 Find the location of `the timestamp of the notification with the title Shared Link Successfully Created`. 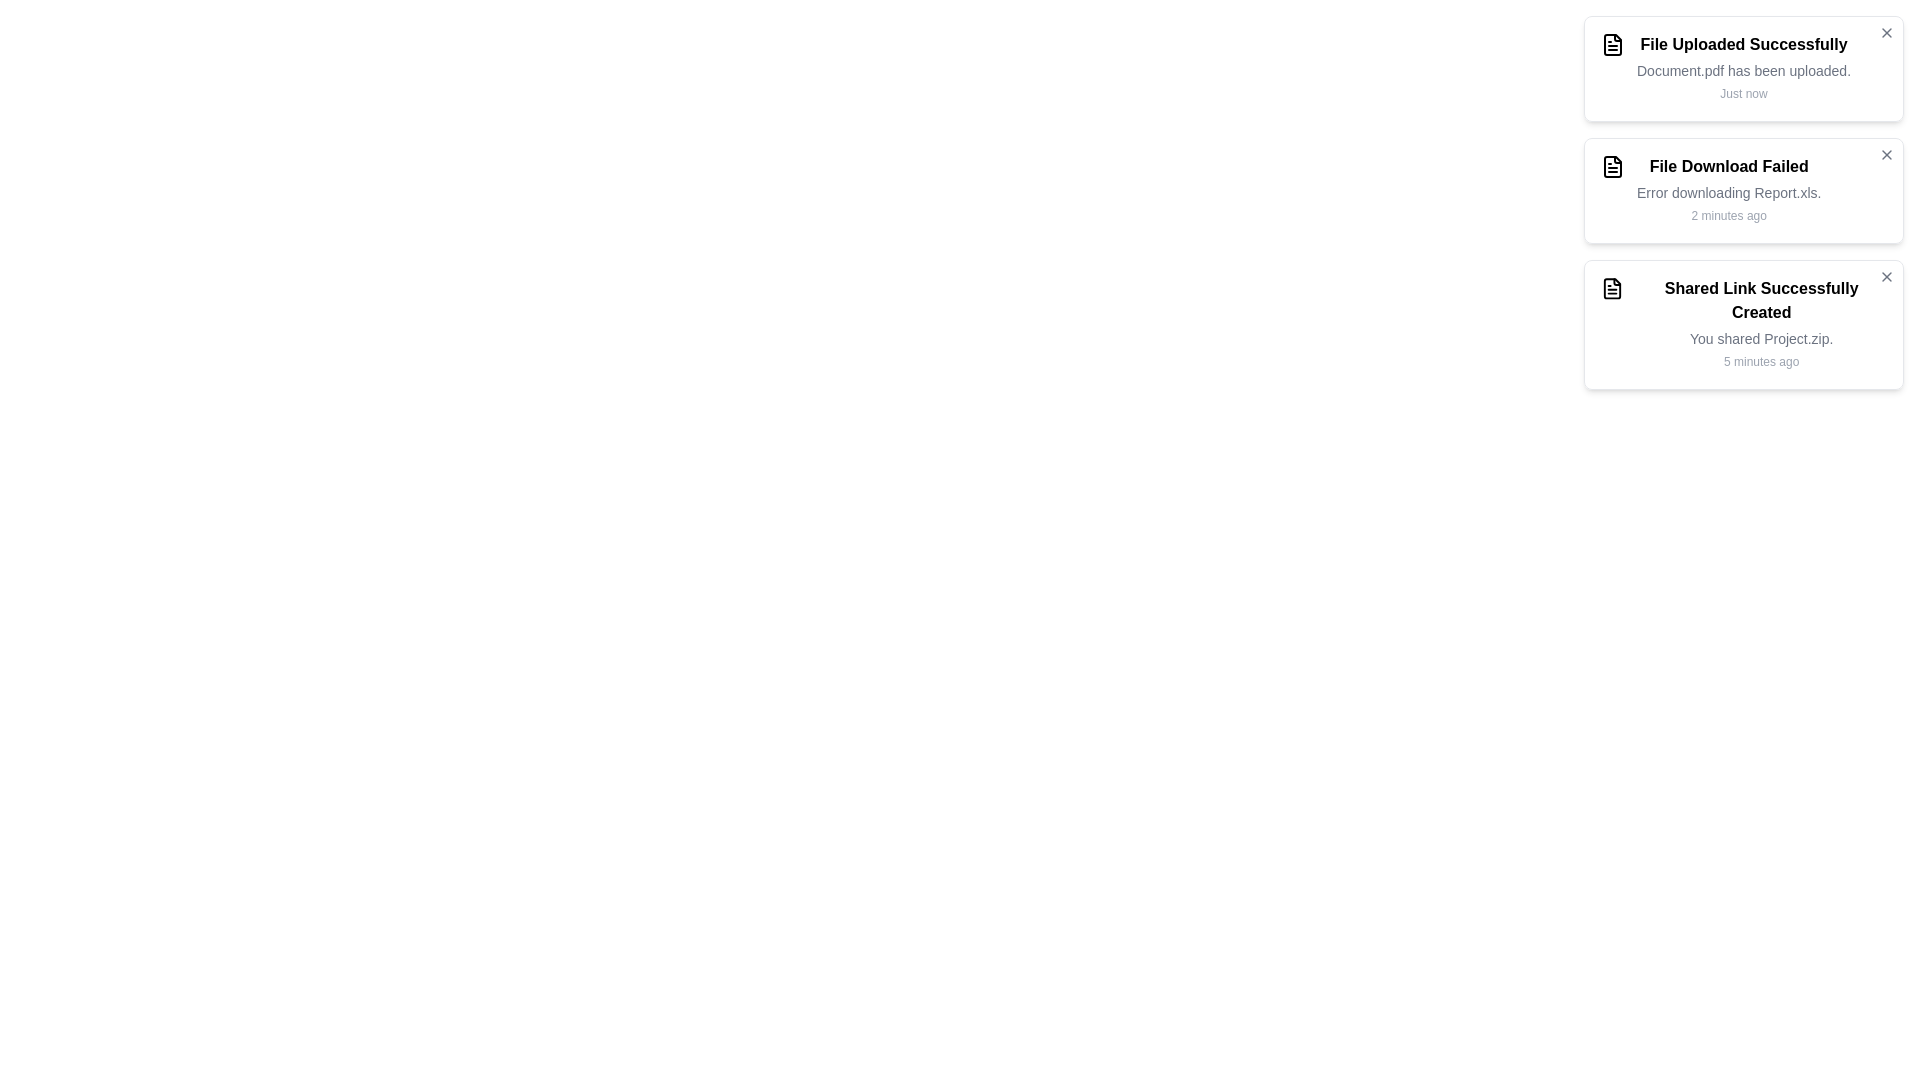

the timestamp of the notification with the title Shared Link Successfully Created is located at coordinates (1761, 362).